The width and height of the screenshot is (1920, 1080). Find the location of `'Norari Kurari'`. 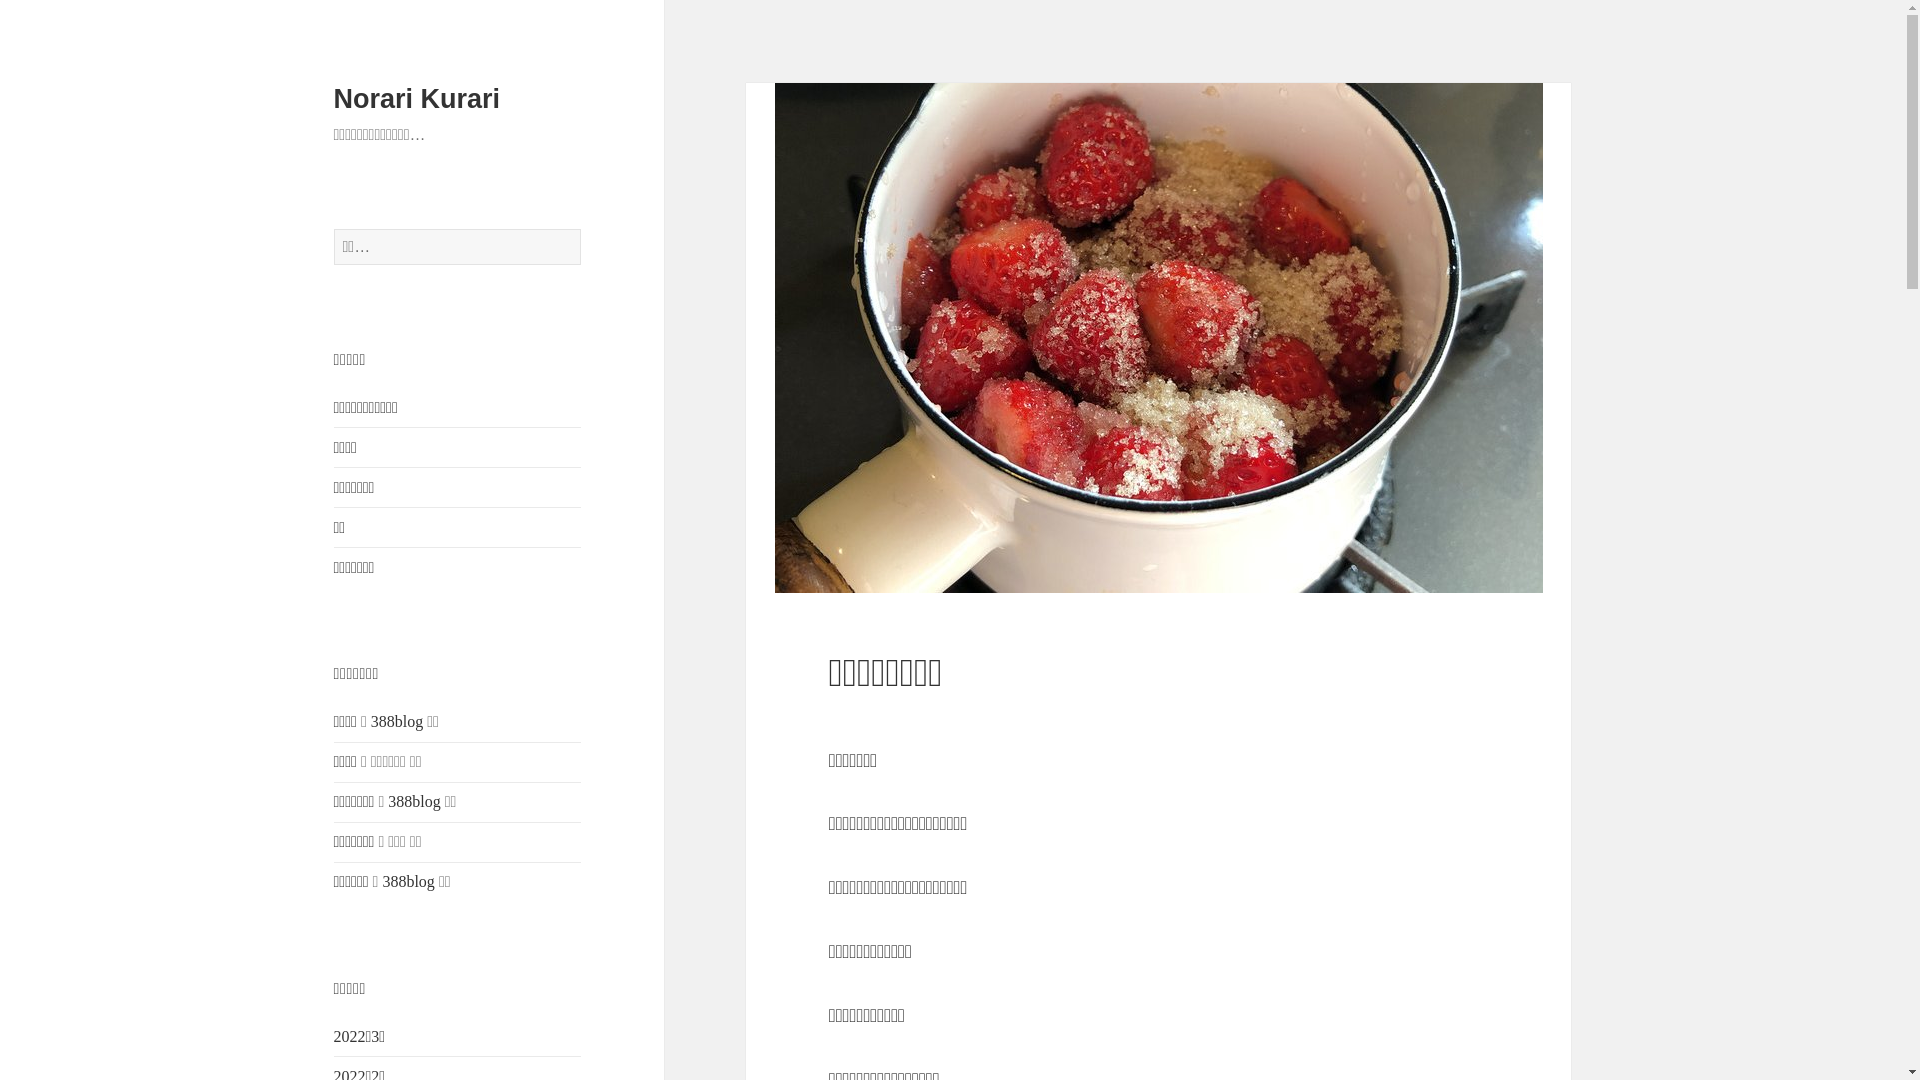

'Norari Kurari' is located at coordinates (416, 99).